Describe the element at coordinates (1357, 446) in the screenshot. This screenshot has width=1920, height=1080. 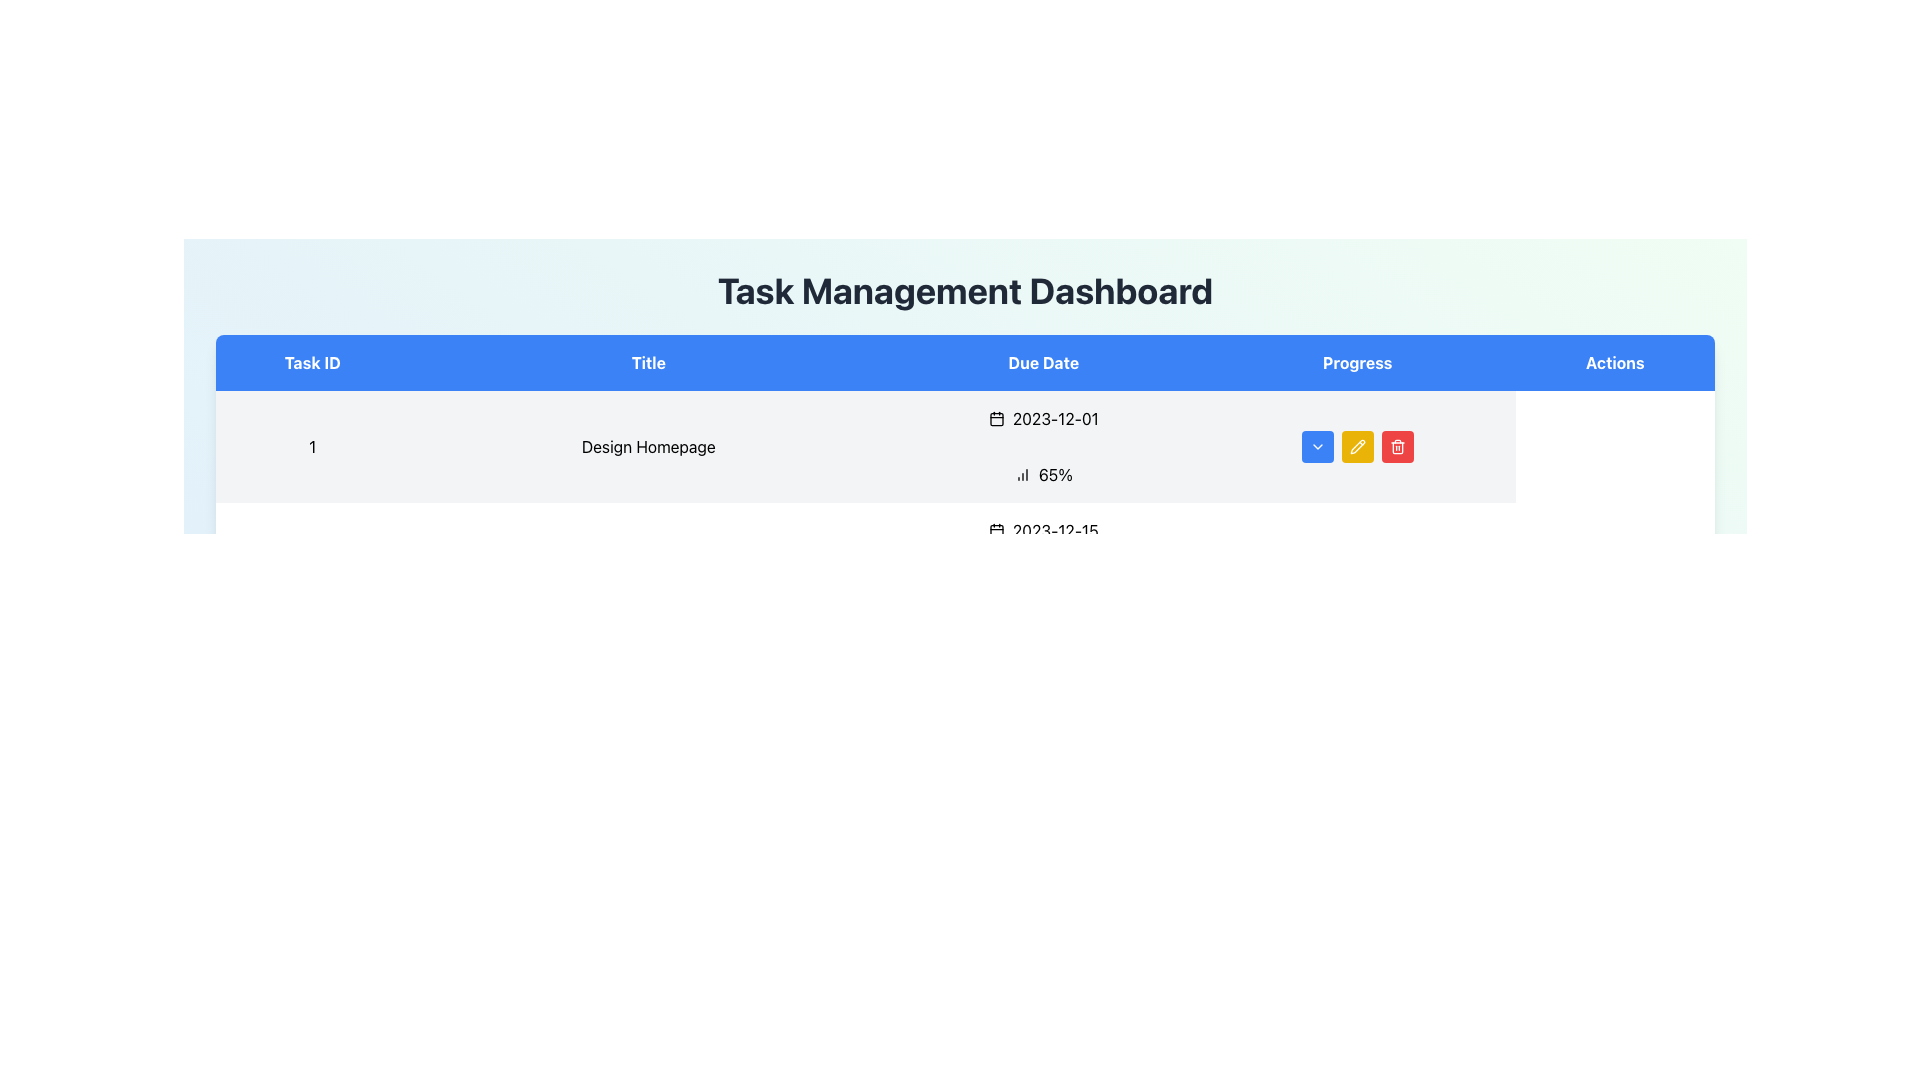
I see `the editing button with a pencil icon located in the 'Actions' column of the 'Design Homepage' row in the Task Management Dashboard to invoke the editing function` at that location.